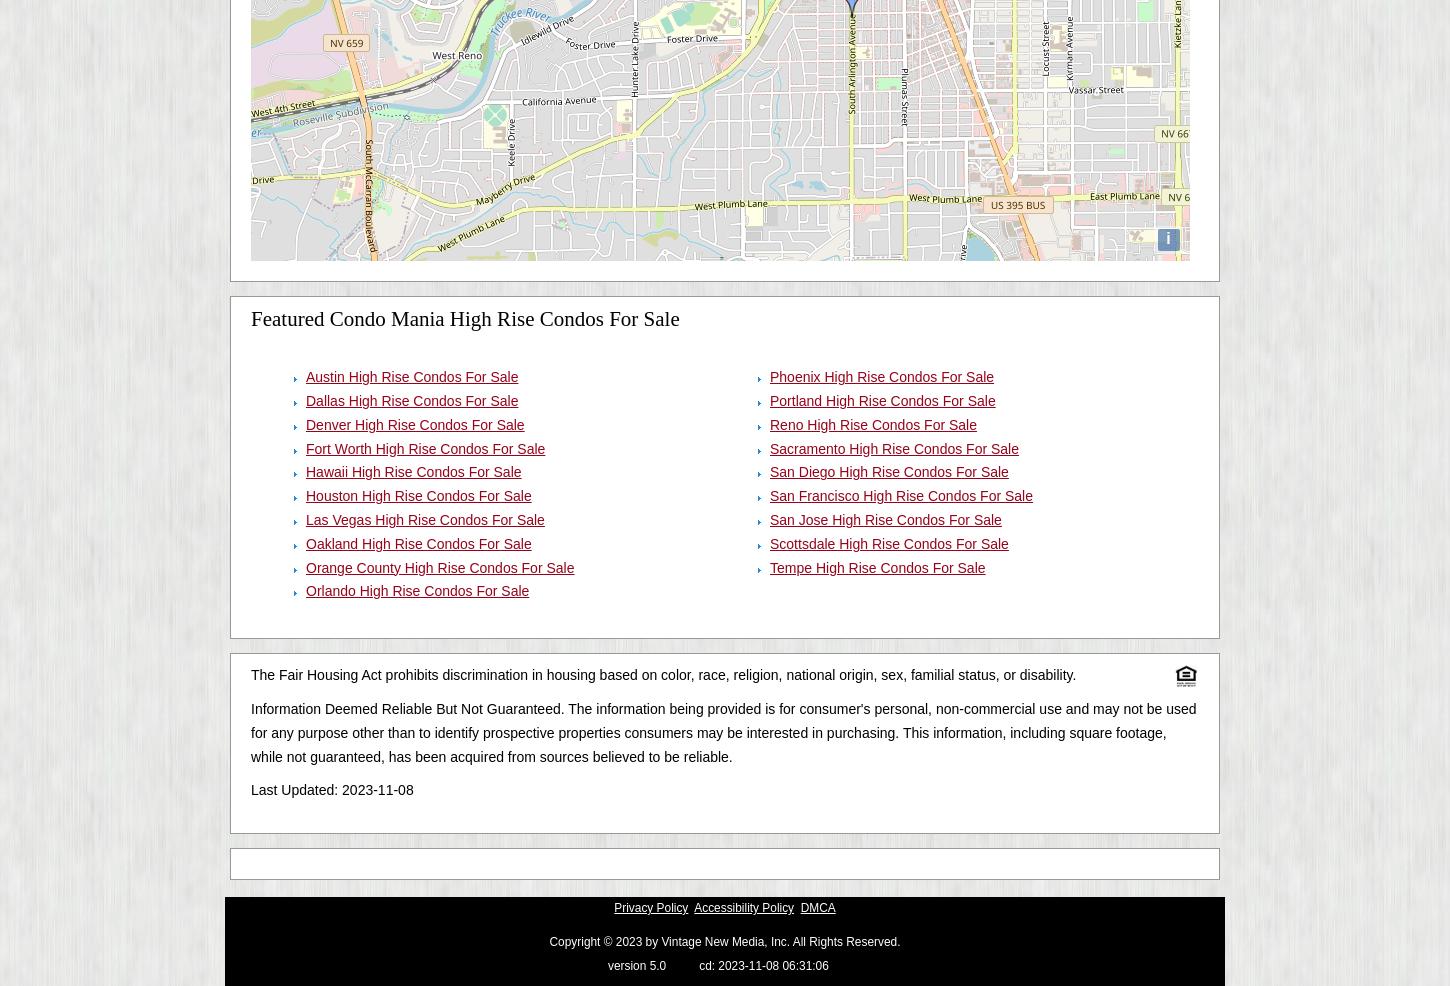  I want to click on 'Portland High Rise Condos For Sale', so click(881, 400).